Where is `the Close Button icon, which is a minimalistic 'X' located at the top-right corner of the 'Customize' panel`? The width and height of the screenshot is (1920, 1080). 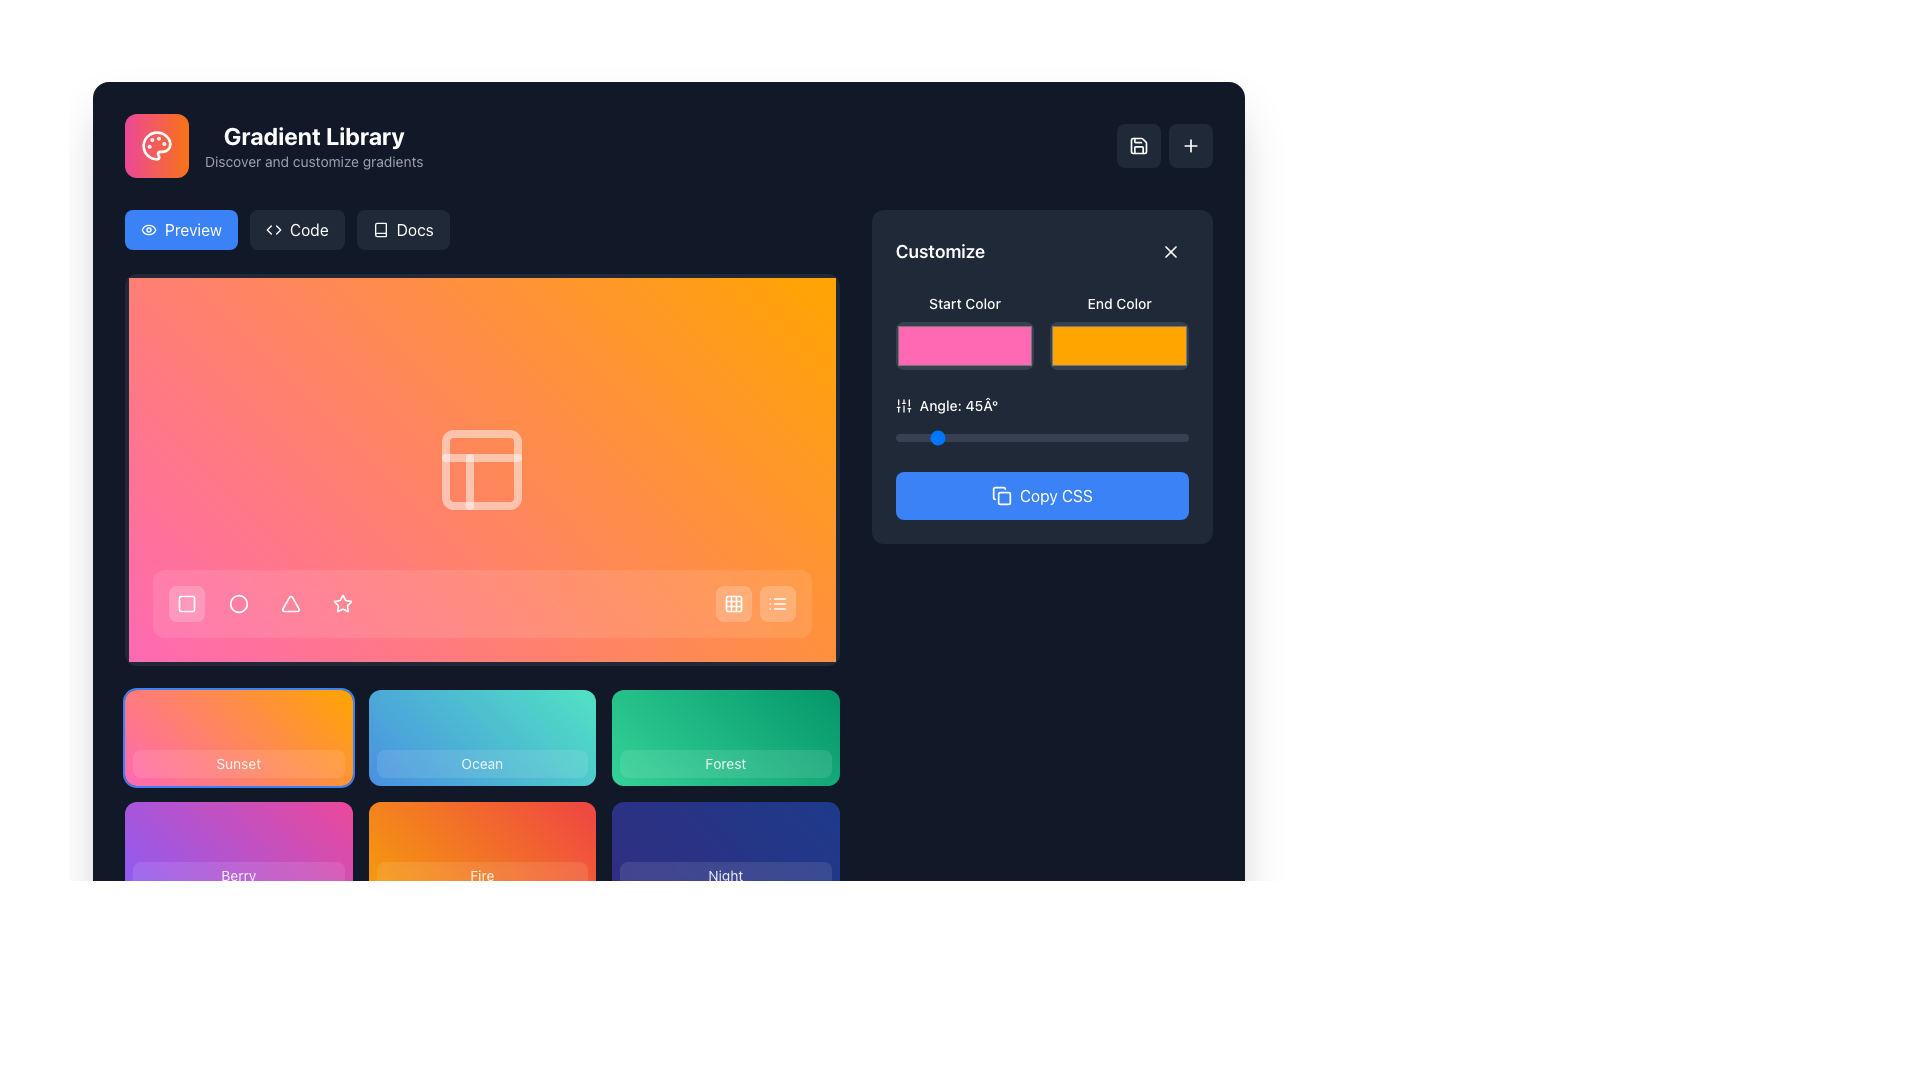 the Close Button icon, which is a minimalistic 'X' located at the top-right corner of the 'Customize' panel is located at coordinates (1171, 250).